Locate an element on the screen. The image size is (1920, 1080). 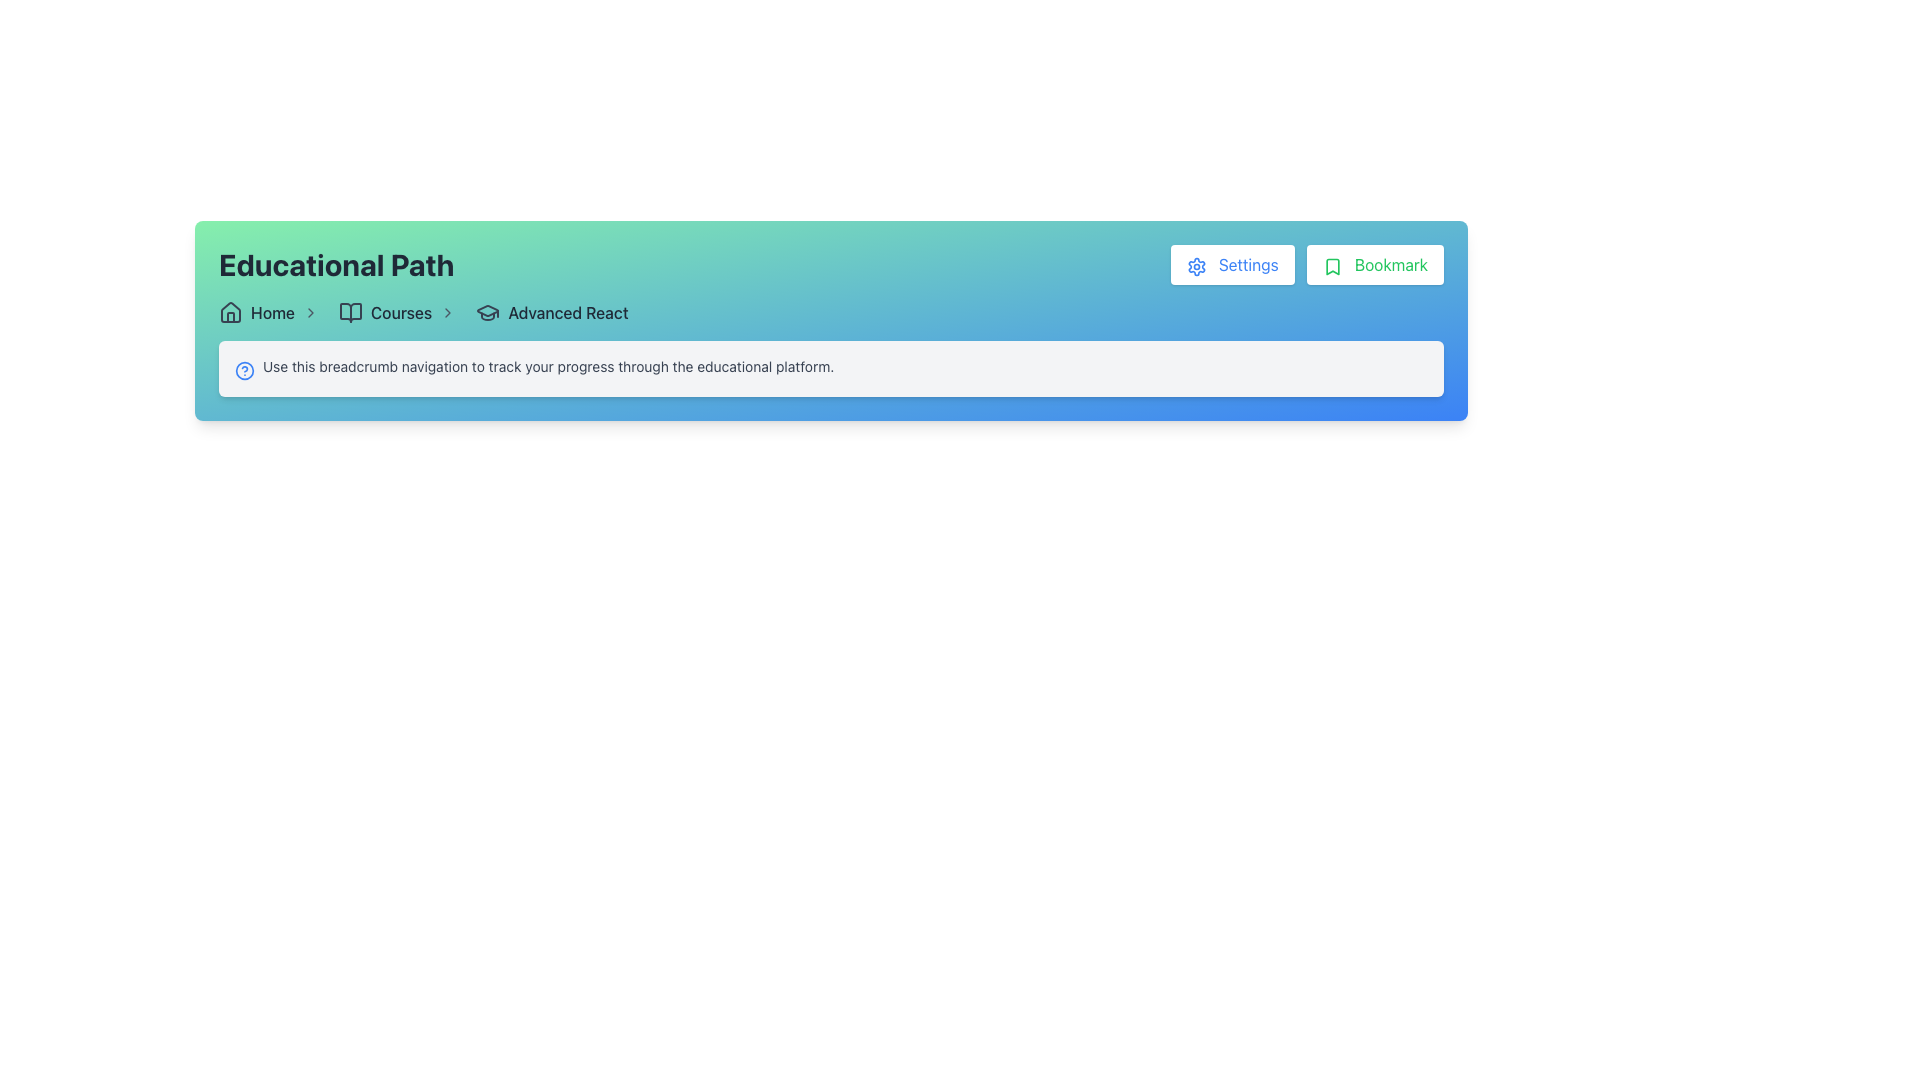
the current section title 'Advanced React' in the breadcrumb navigation, which is located at the top center-right of the header is located at coordinates (567, 312).